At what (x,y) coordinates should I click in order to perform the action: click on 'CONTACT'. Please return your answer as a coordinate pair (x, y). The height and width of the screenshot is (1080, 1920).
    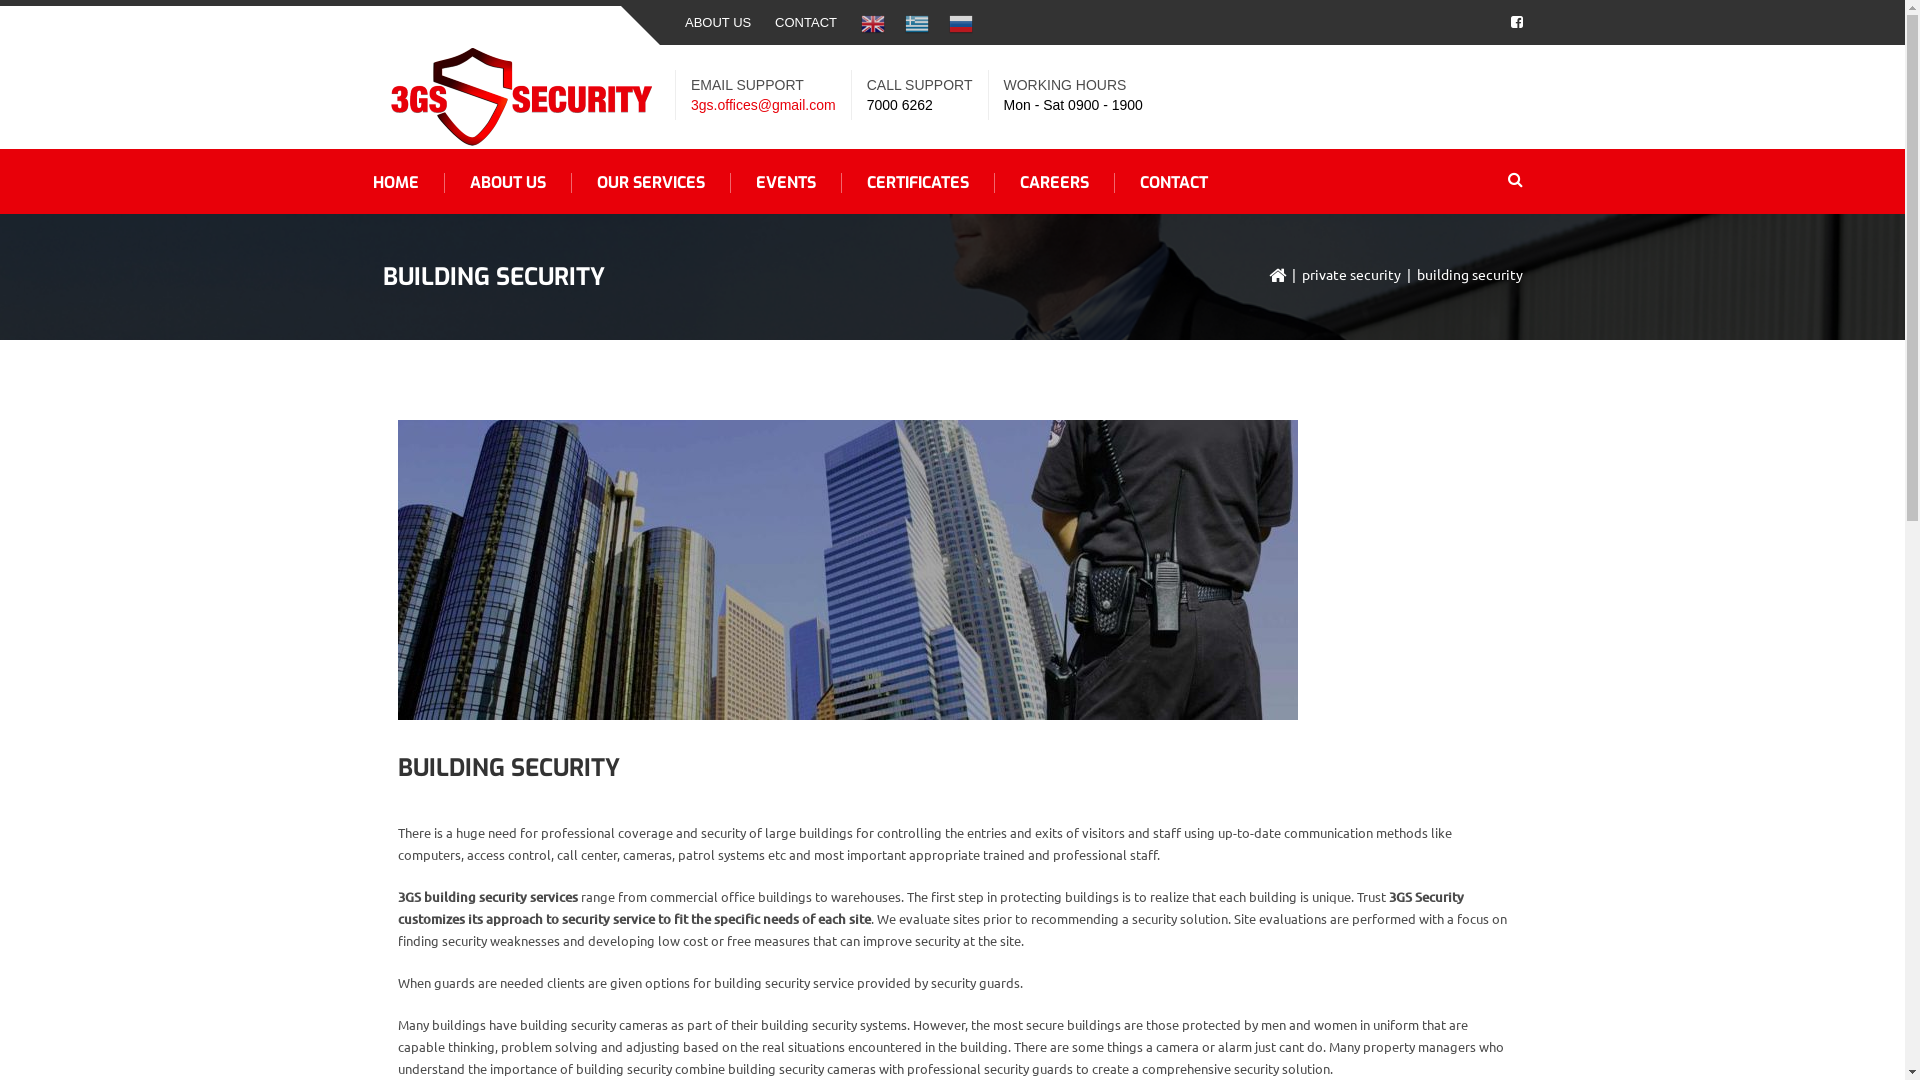
    Looking at the image, I should click on (806, 23).